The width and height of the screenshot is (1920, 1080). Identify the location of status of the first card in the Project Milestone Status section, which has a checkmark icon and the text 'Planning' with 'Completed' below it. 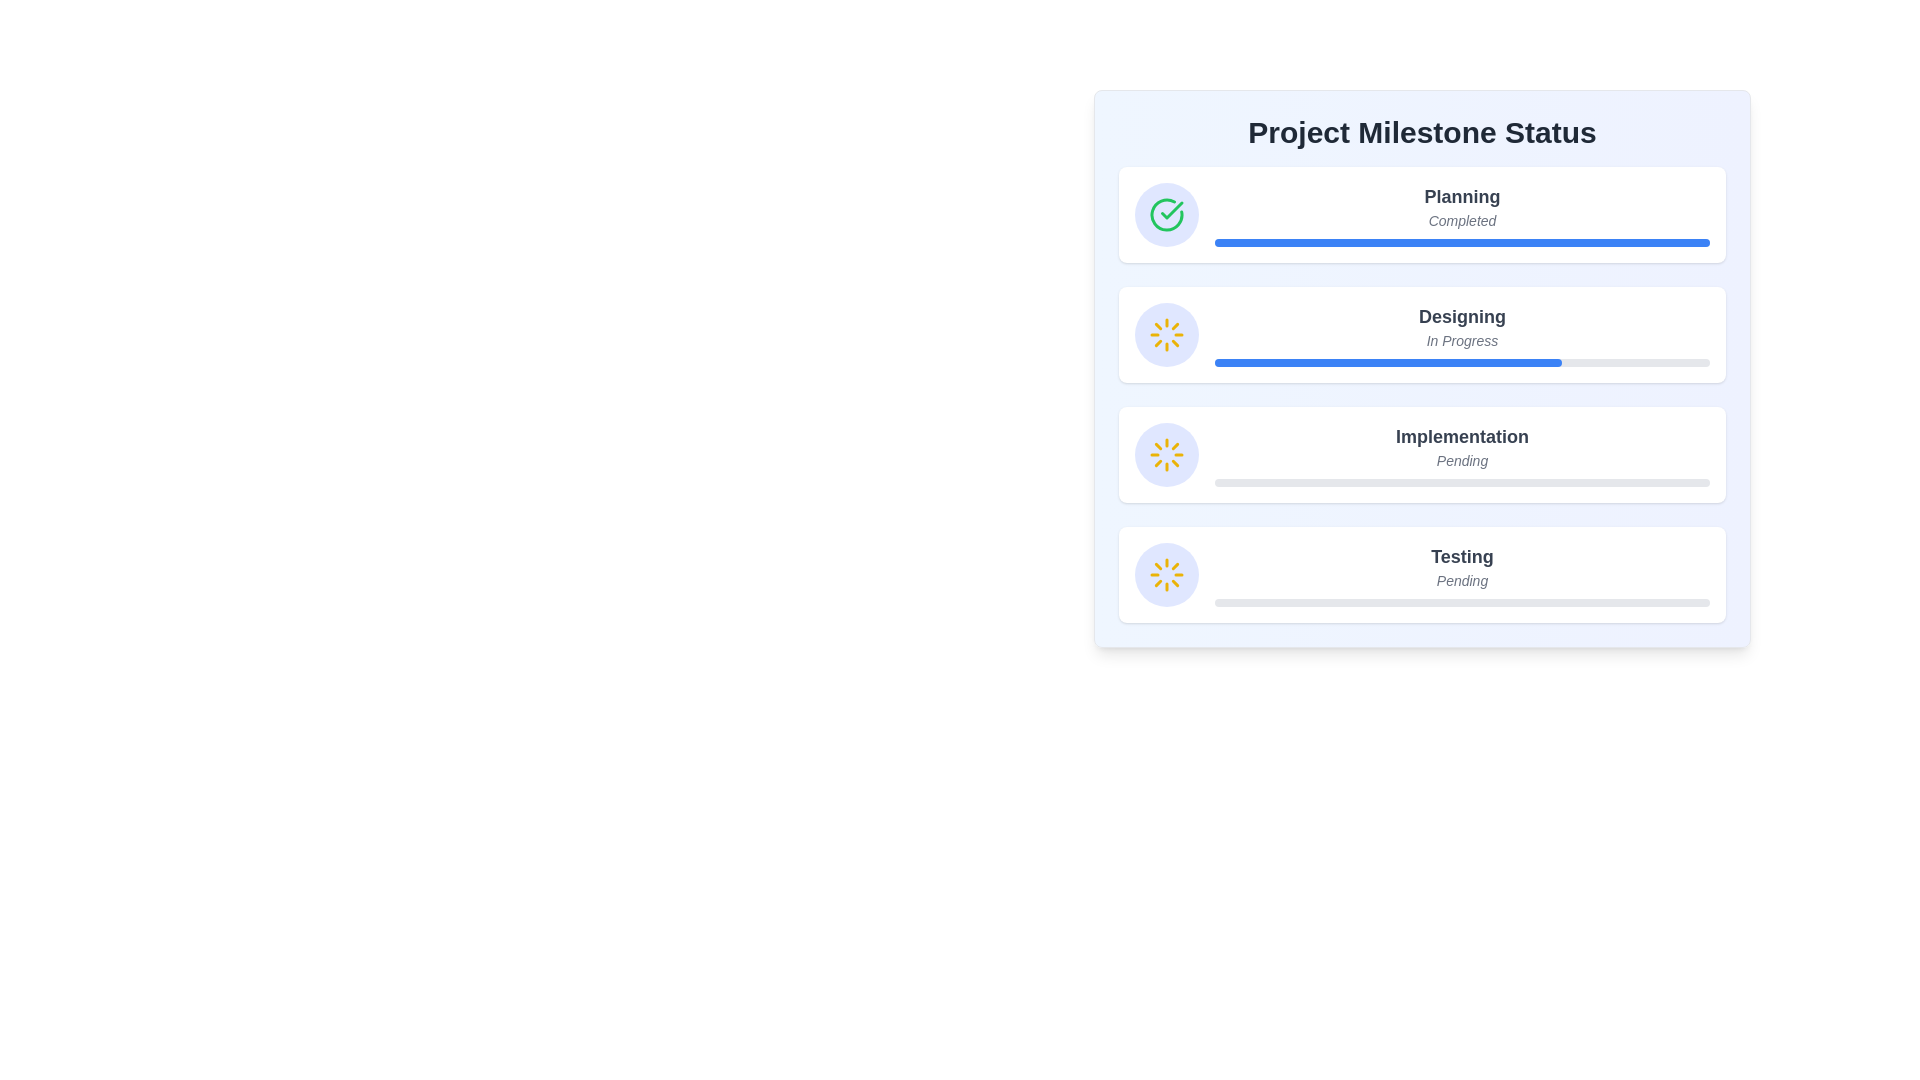
(1421, 215).